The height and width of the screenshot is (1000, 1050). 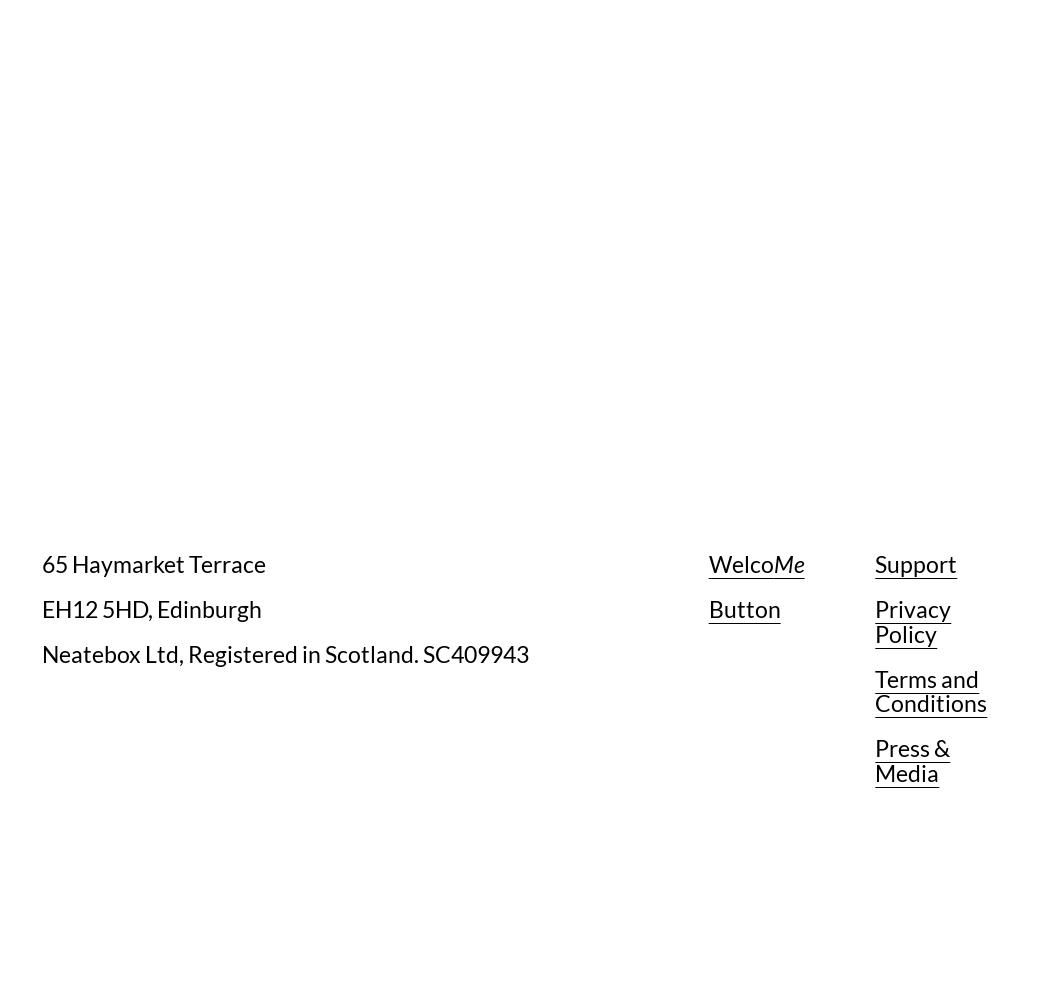 What do you see at coordinates (743, 608) in the screenshot?
I see `'Button'` at bounding box center [743, 608].